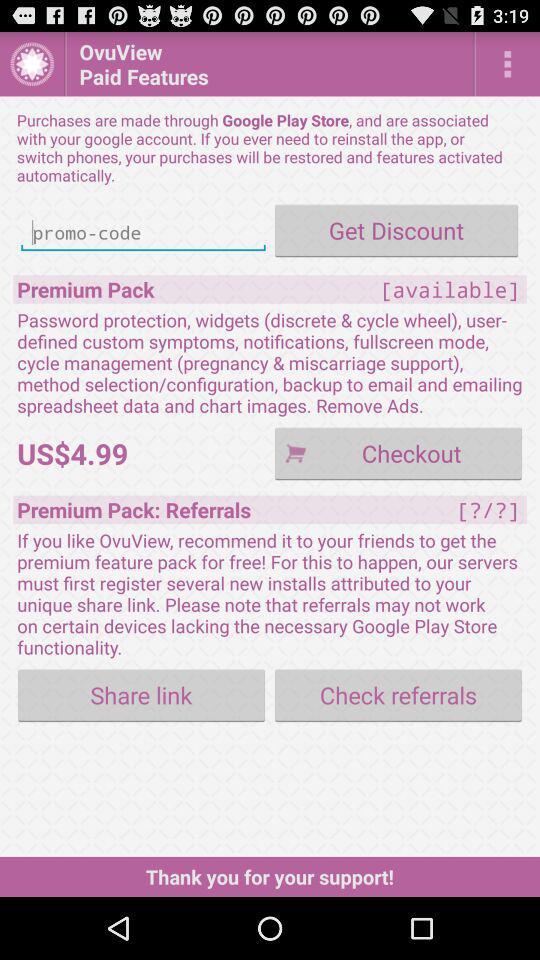 The width and height of the screenshot is (540, 960). Describe the element at coordinates (142, 232) in the screenshot. I see `promo code` at that location.